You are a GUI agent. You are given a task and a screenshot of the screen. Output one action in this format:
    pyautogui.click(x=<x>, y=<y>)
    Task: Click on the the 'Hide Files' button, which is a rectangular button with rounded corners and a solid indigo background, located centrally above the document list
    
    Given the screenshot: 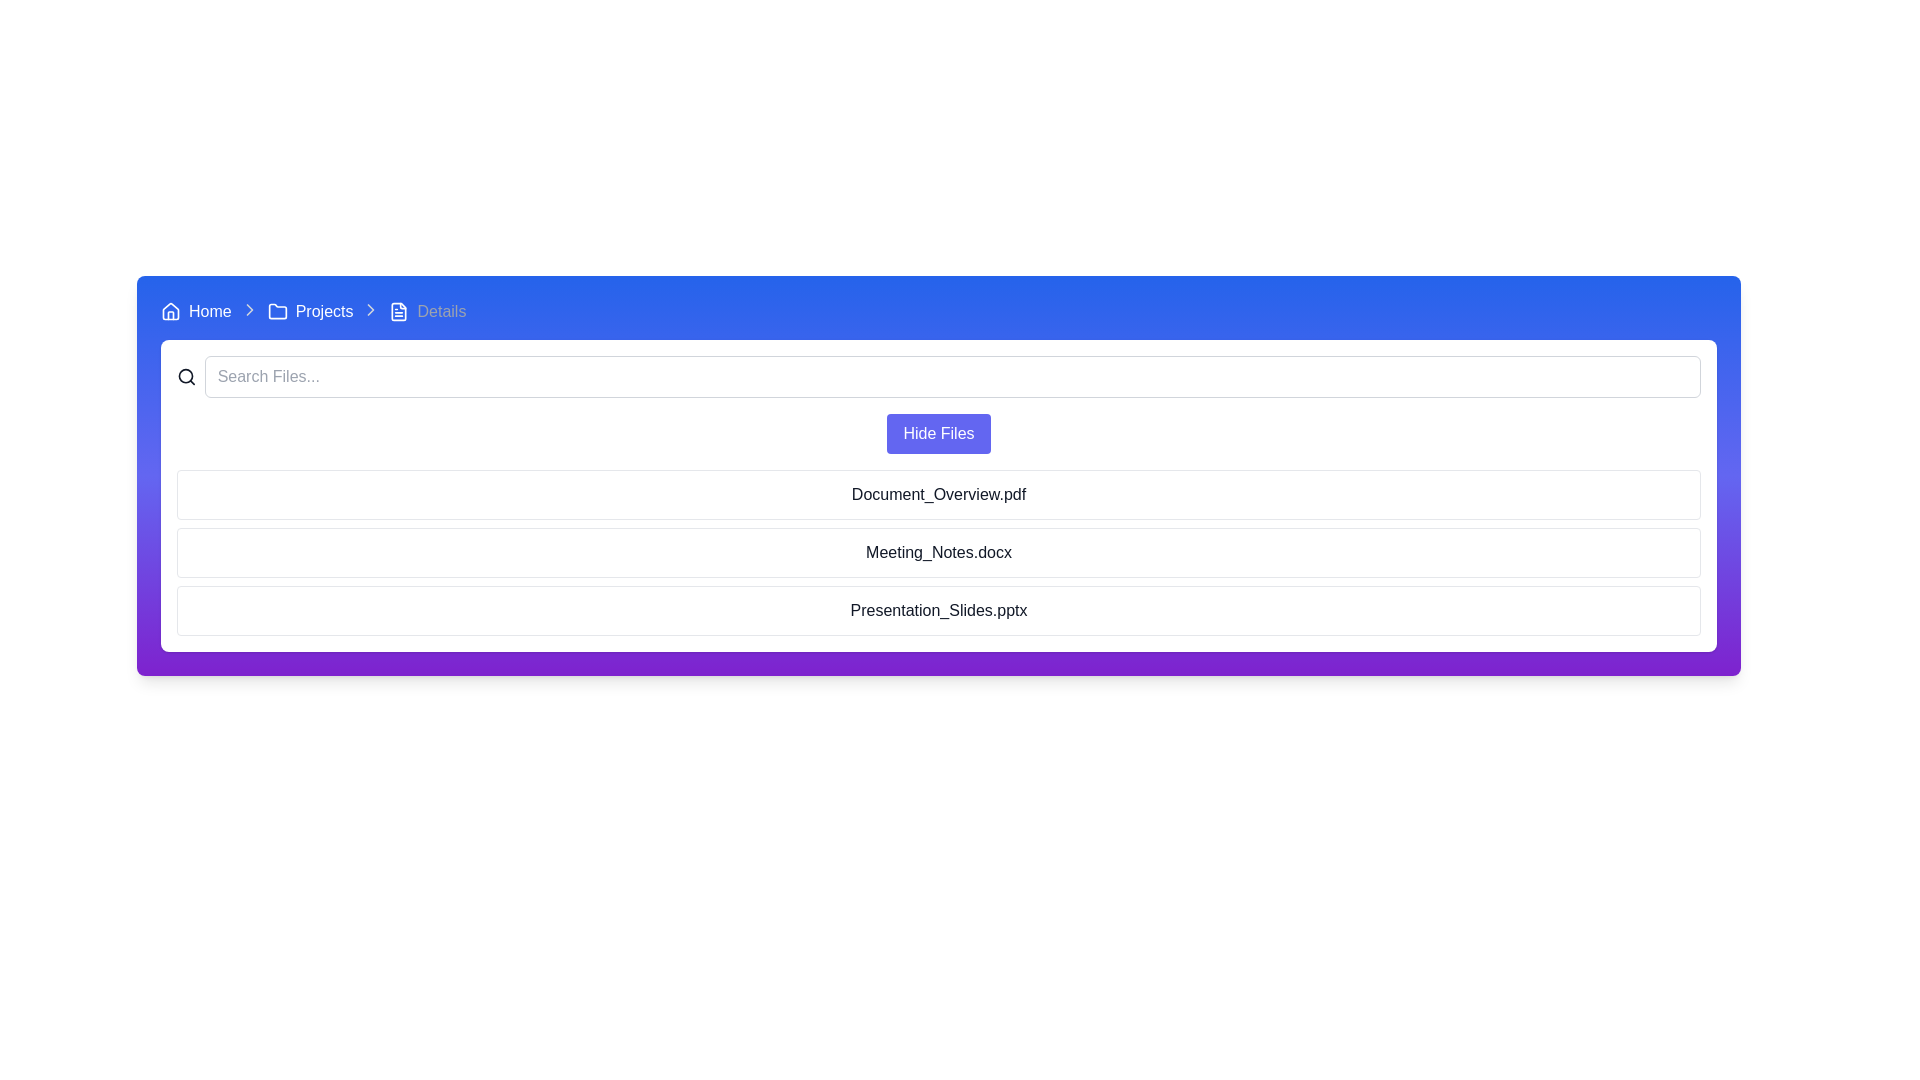 What is the action you would take?
    pyautogui.click(x=938, y=433)
    